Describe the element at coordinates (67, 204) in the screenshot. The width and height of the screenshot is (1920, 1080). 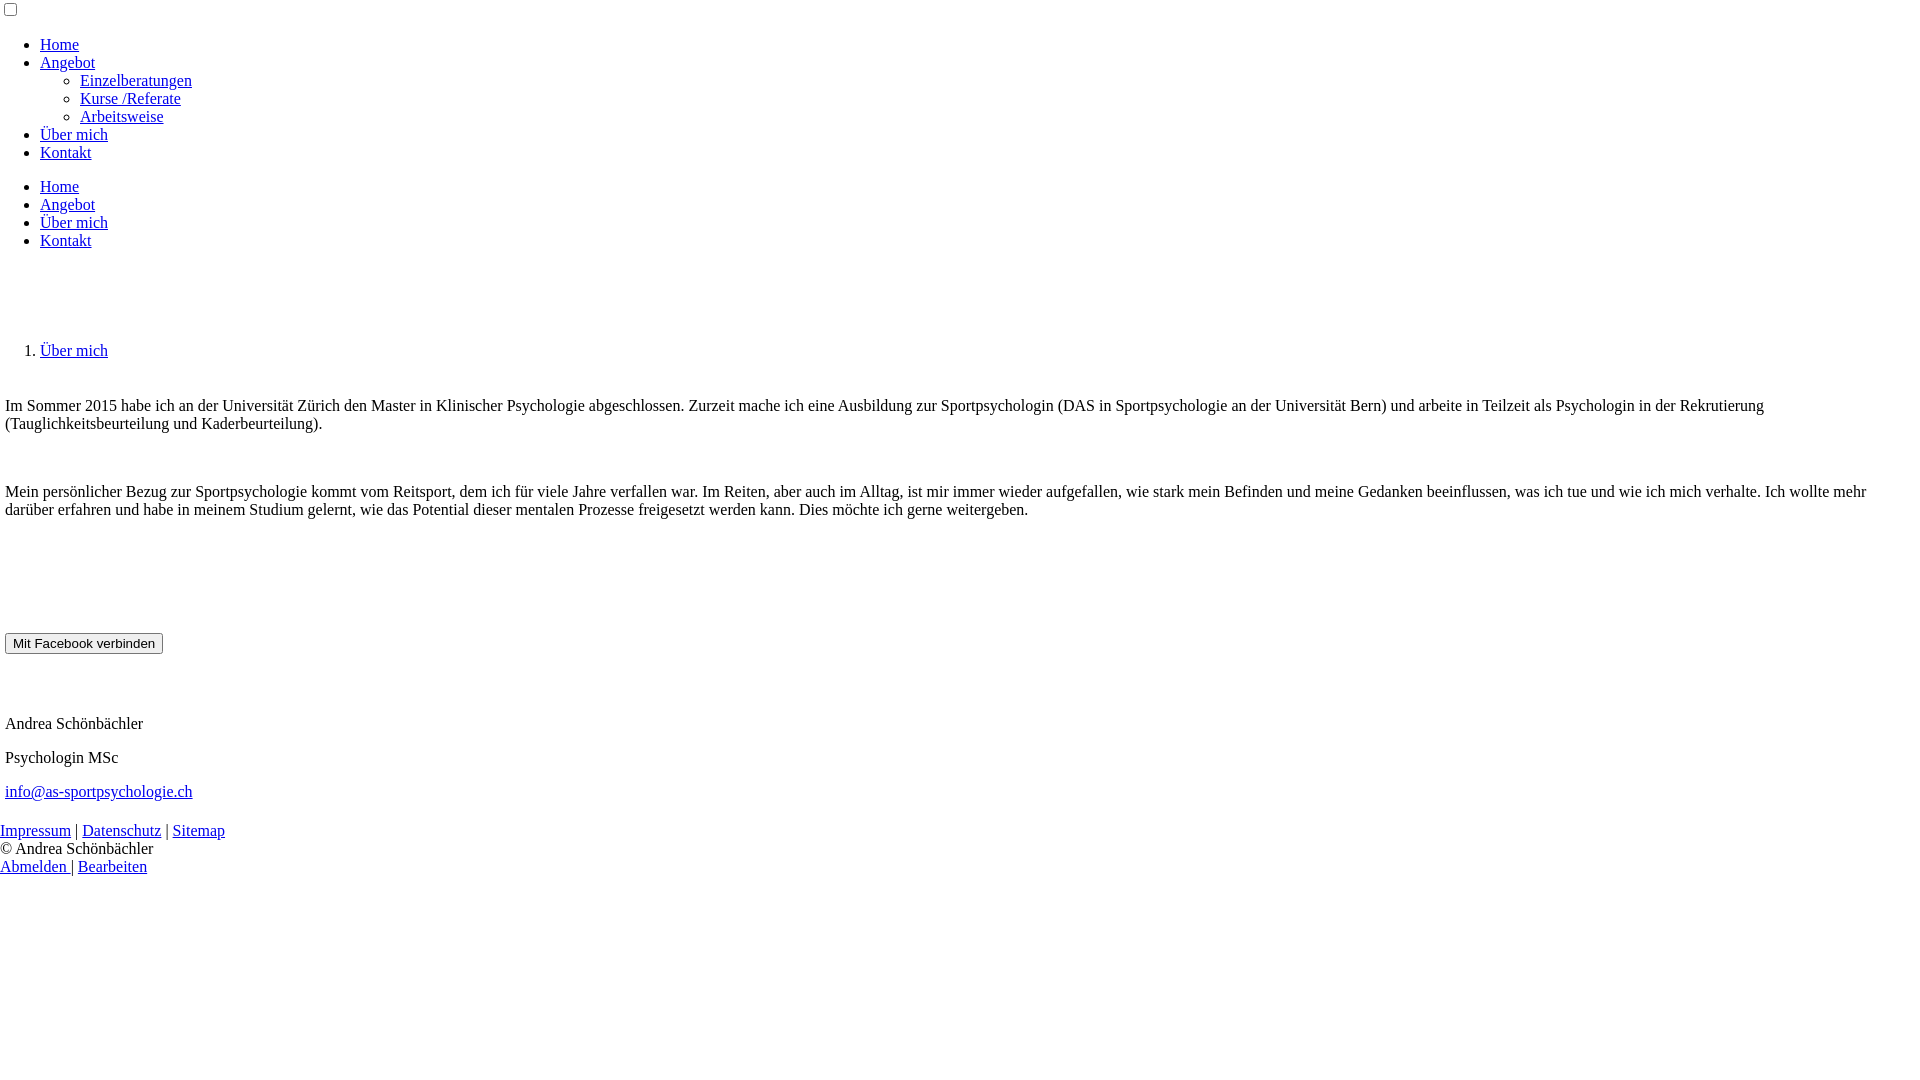
I see `'Angebot'` at that location.